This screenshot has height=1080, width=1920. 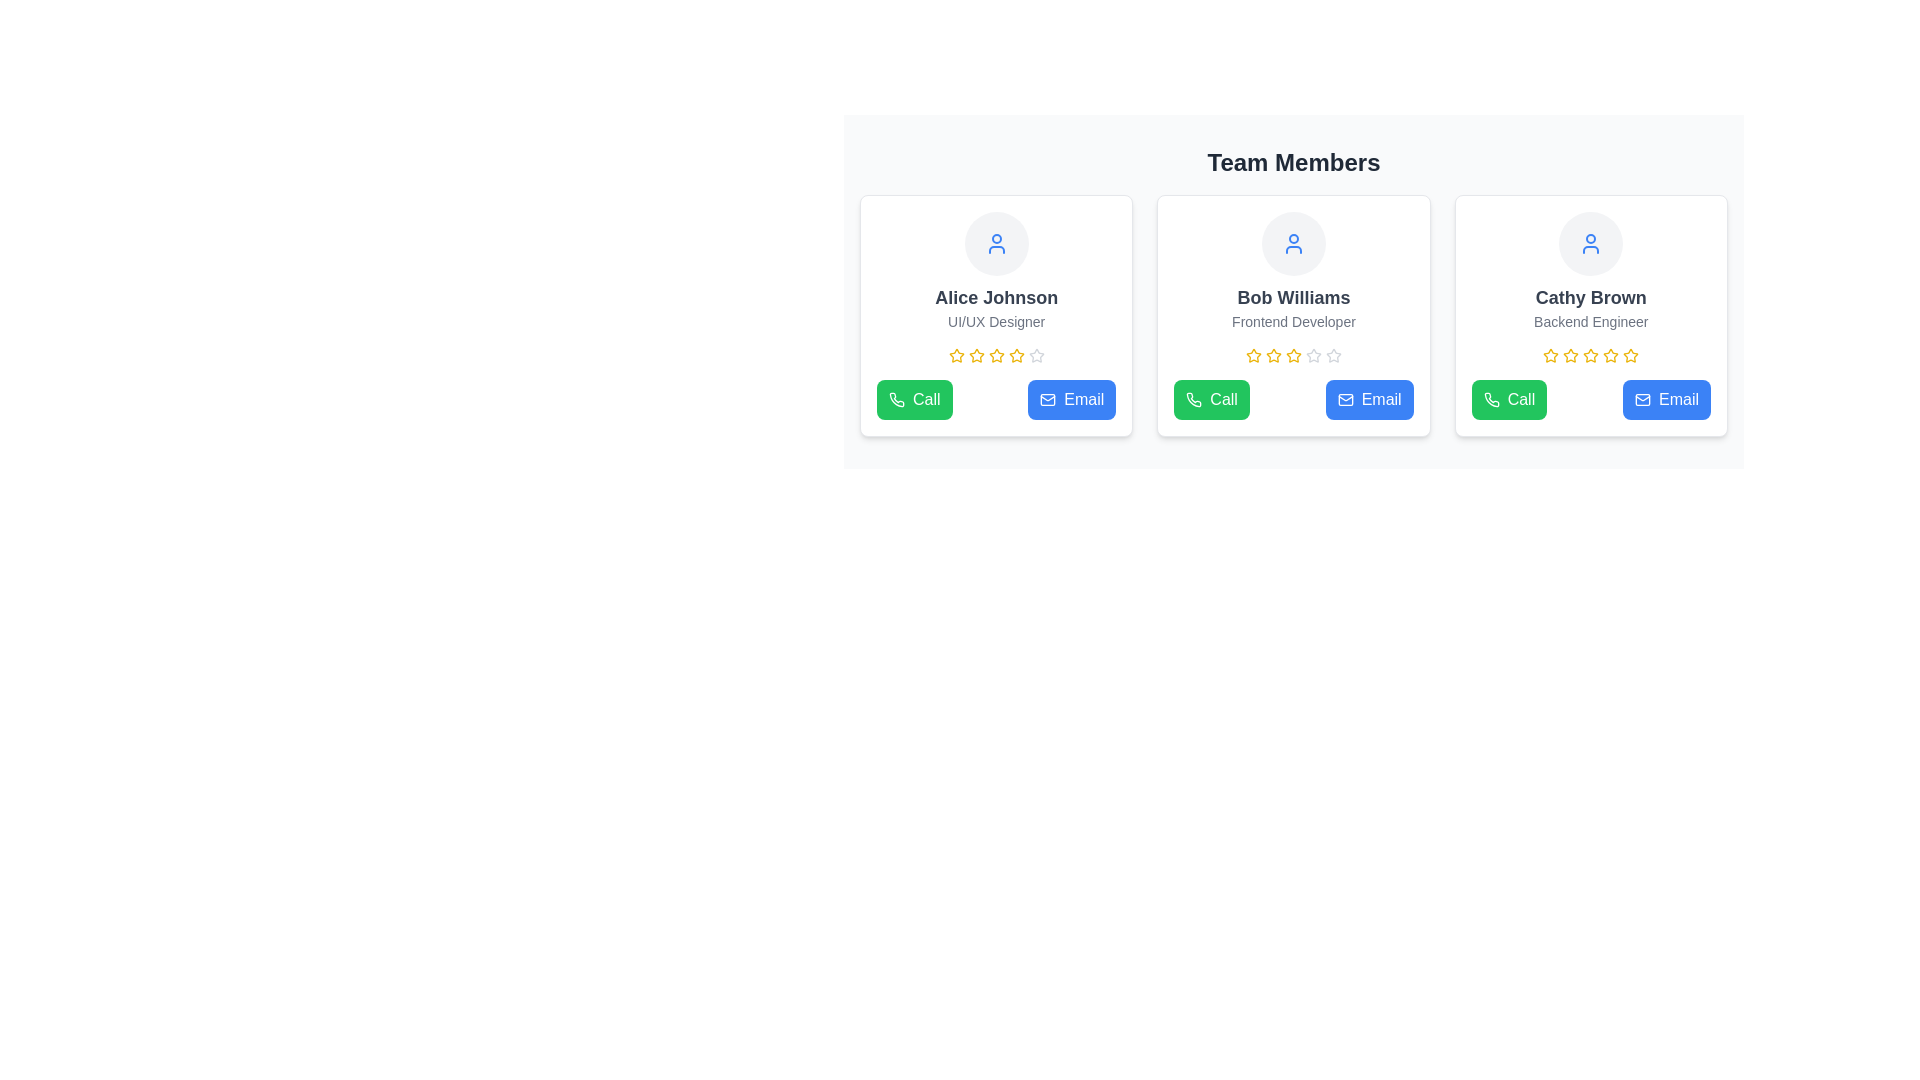 What do you see at coordinates (1590, 354) in the screenshot?
I see `the second star-shaped icon in the rating row below the 'Cathy Brown' card in the 'Team Members' section` at bounding box center [1590, 354].